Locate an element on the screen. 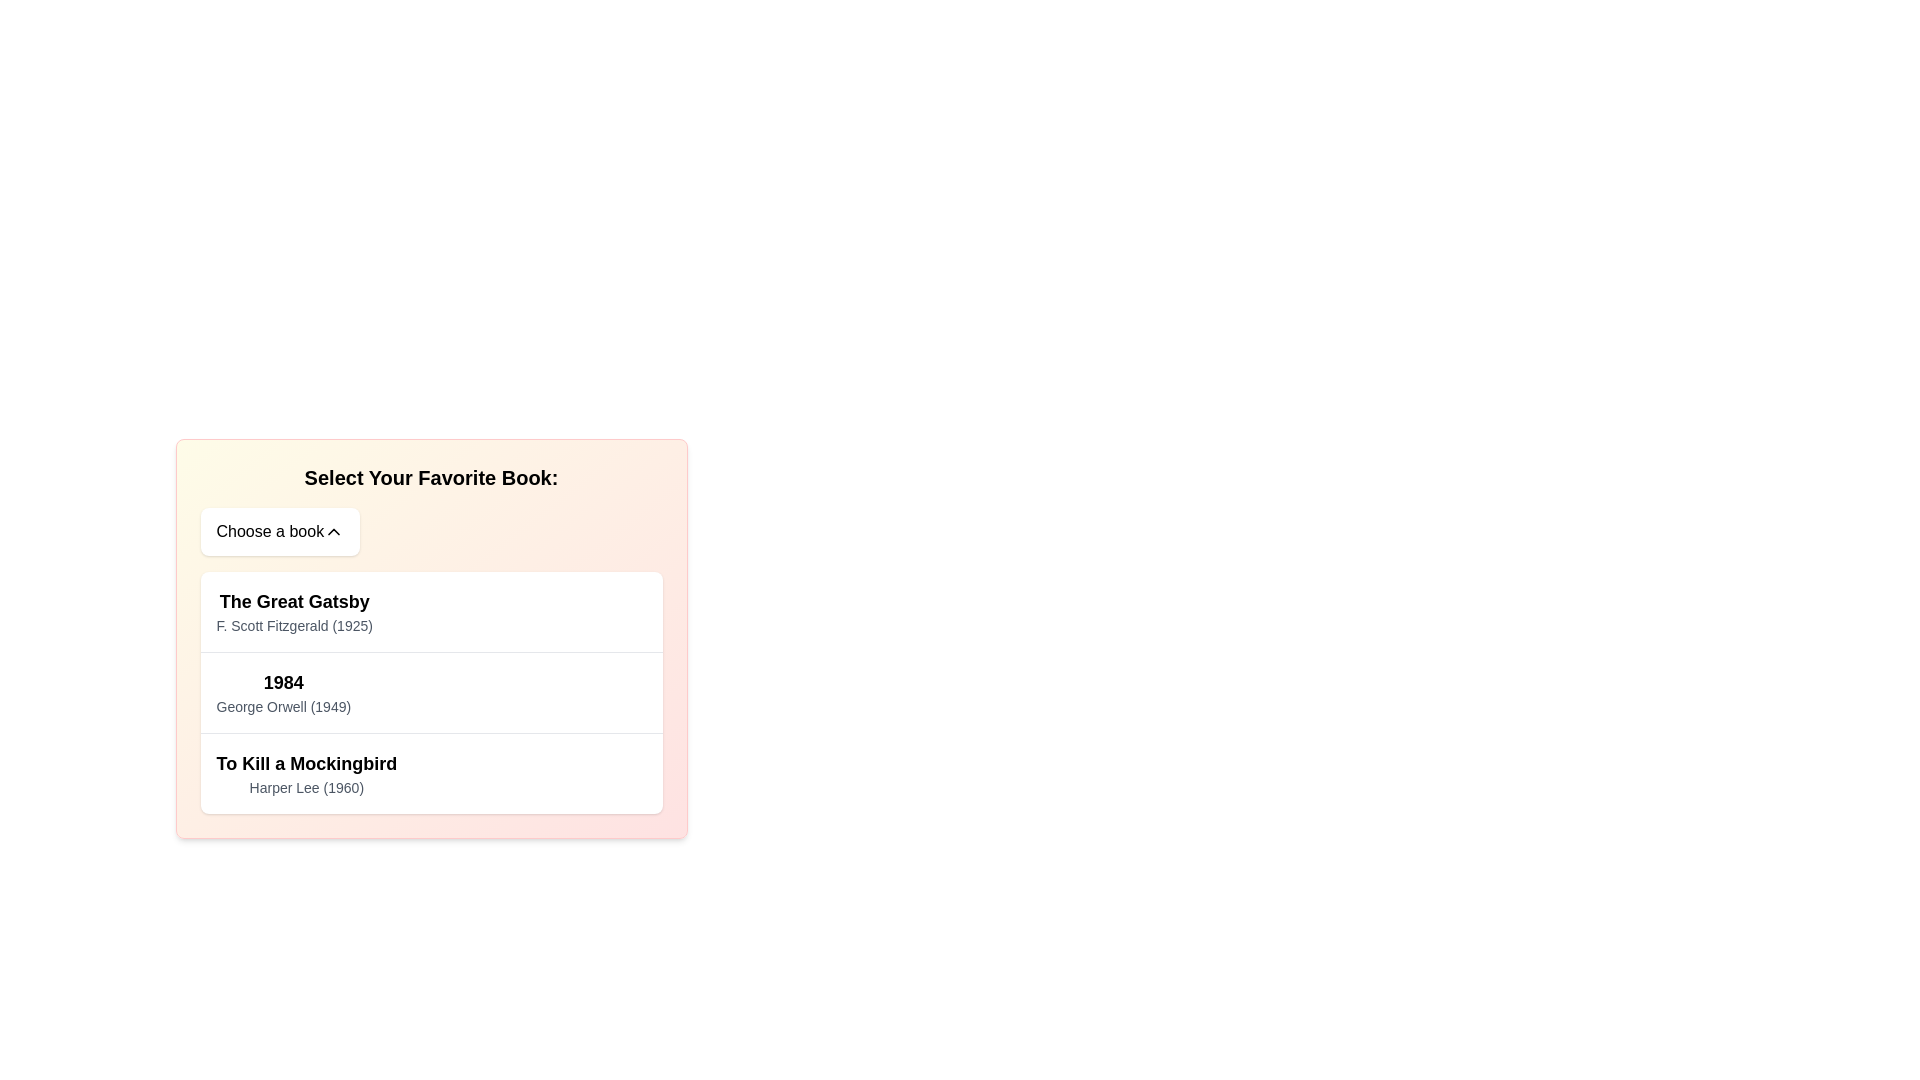 This screenshot has width=1920, height=1080. the Text label that prompts users to choose from a list of books, located in the top portion of a dropdown structure is located at coordinates (269, 531).